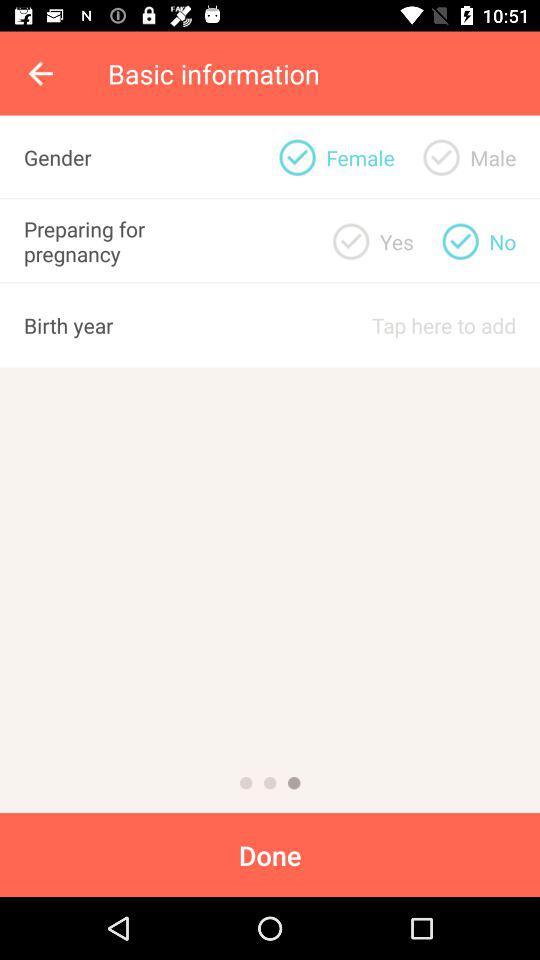  What do you see at coordinates (350, 240) in the screenshot?
I see `option for when preparing for preganancy` at bounding box center [350, 240].